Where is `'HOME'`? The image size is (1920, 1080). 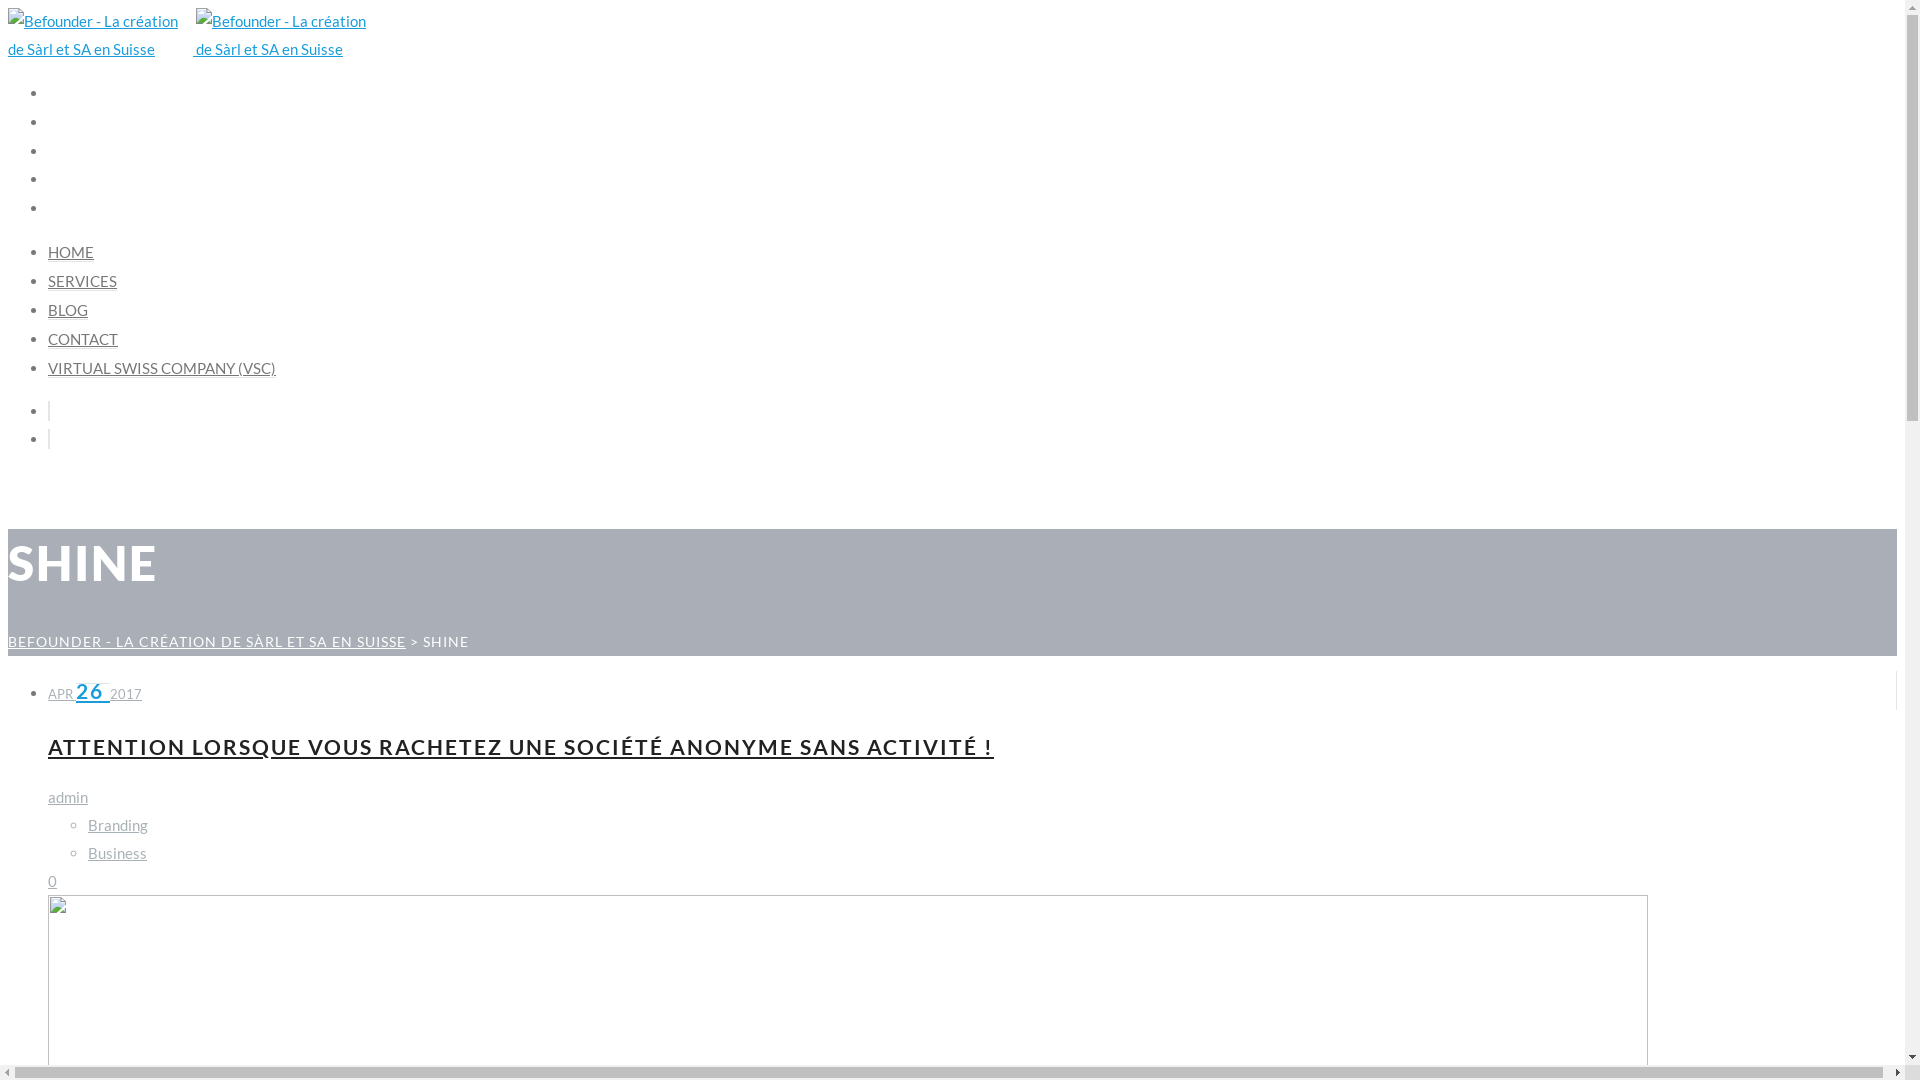
'HOME' is located at coordinates (71, 251).